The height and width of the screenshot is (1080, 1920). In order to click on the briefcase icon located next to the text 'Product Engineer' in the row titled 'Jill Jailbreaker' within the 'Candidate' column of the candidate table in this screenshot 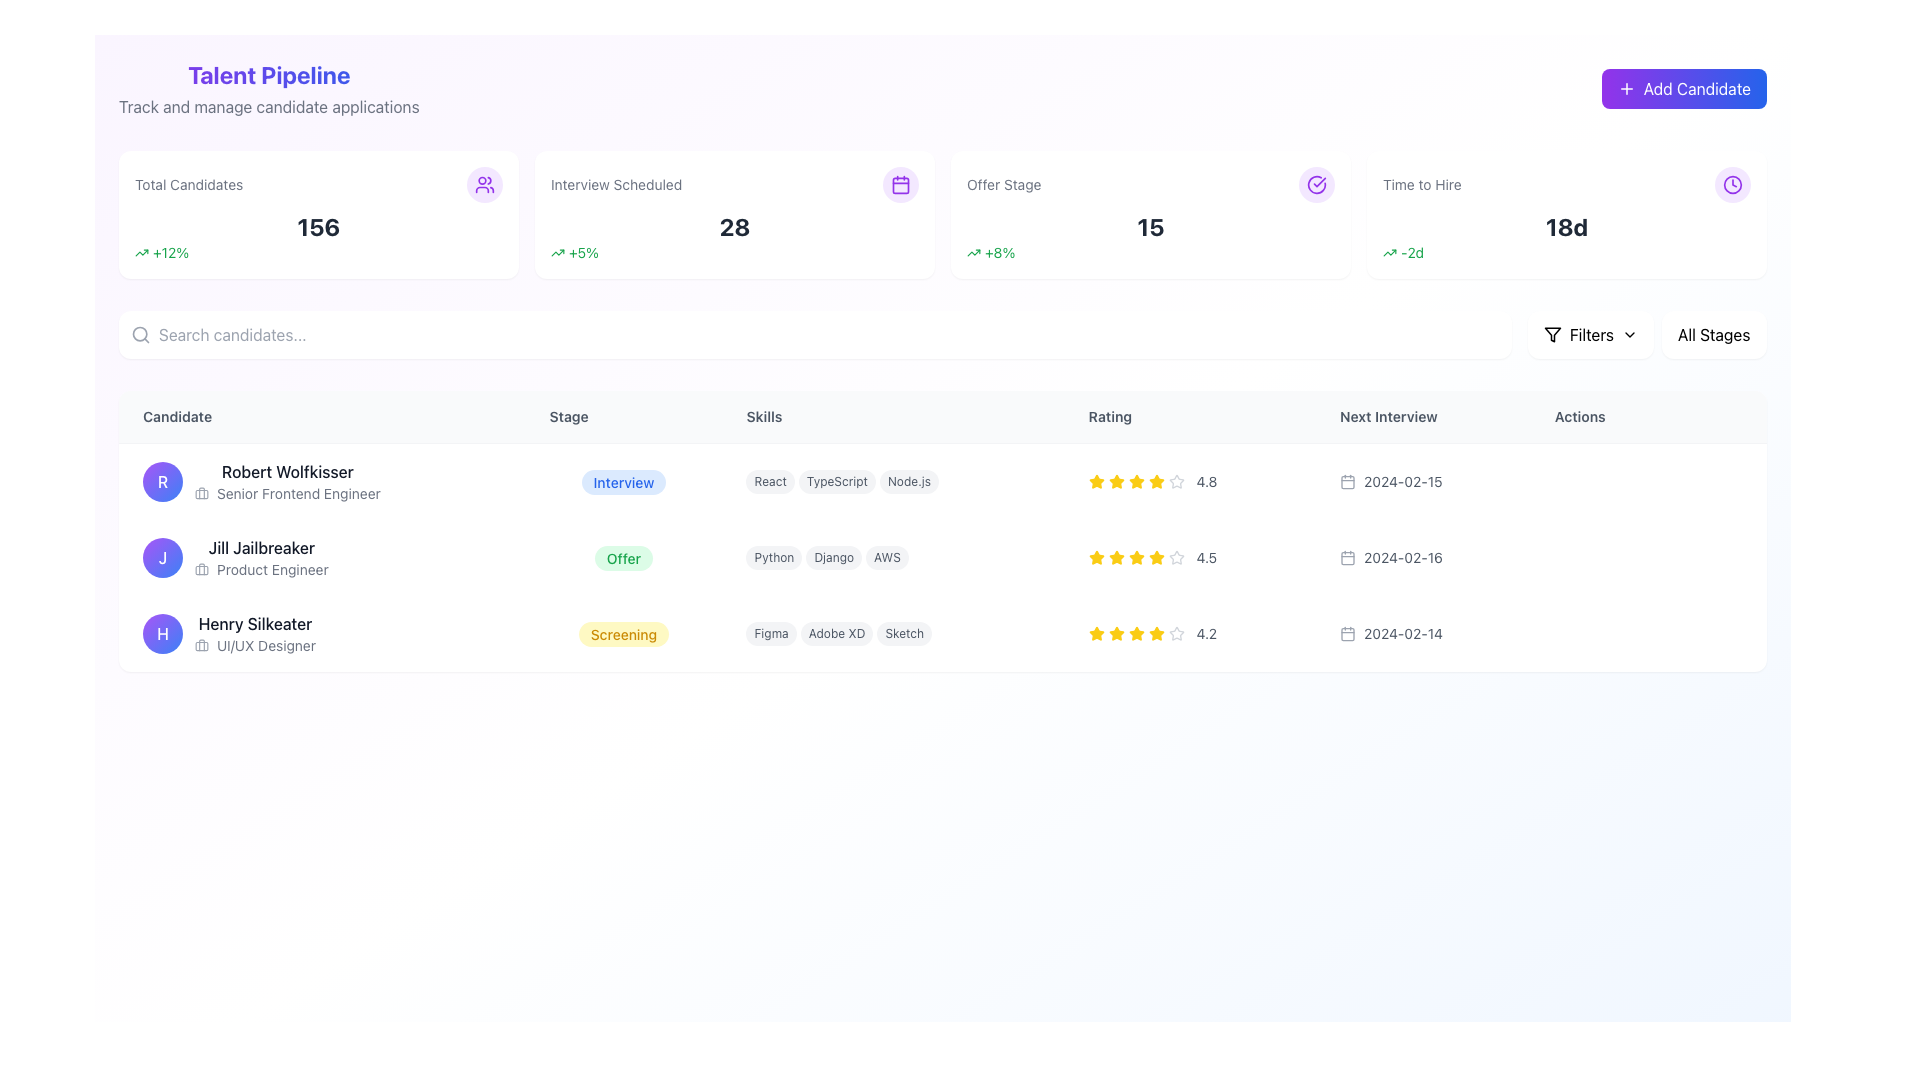, I will do `click(201, 570)`.